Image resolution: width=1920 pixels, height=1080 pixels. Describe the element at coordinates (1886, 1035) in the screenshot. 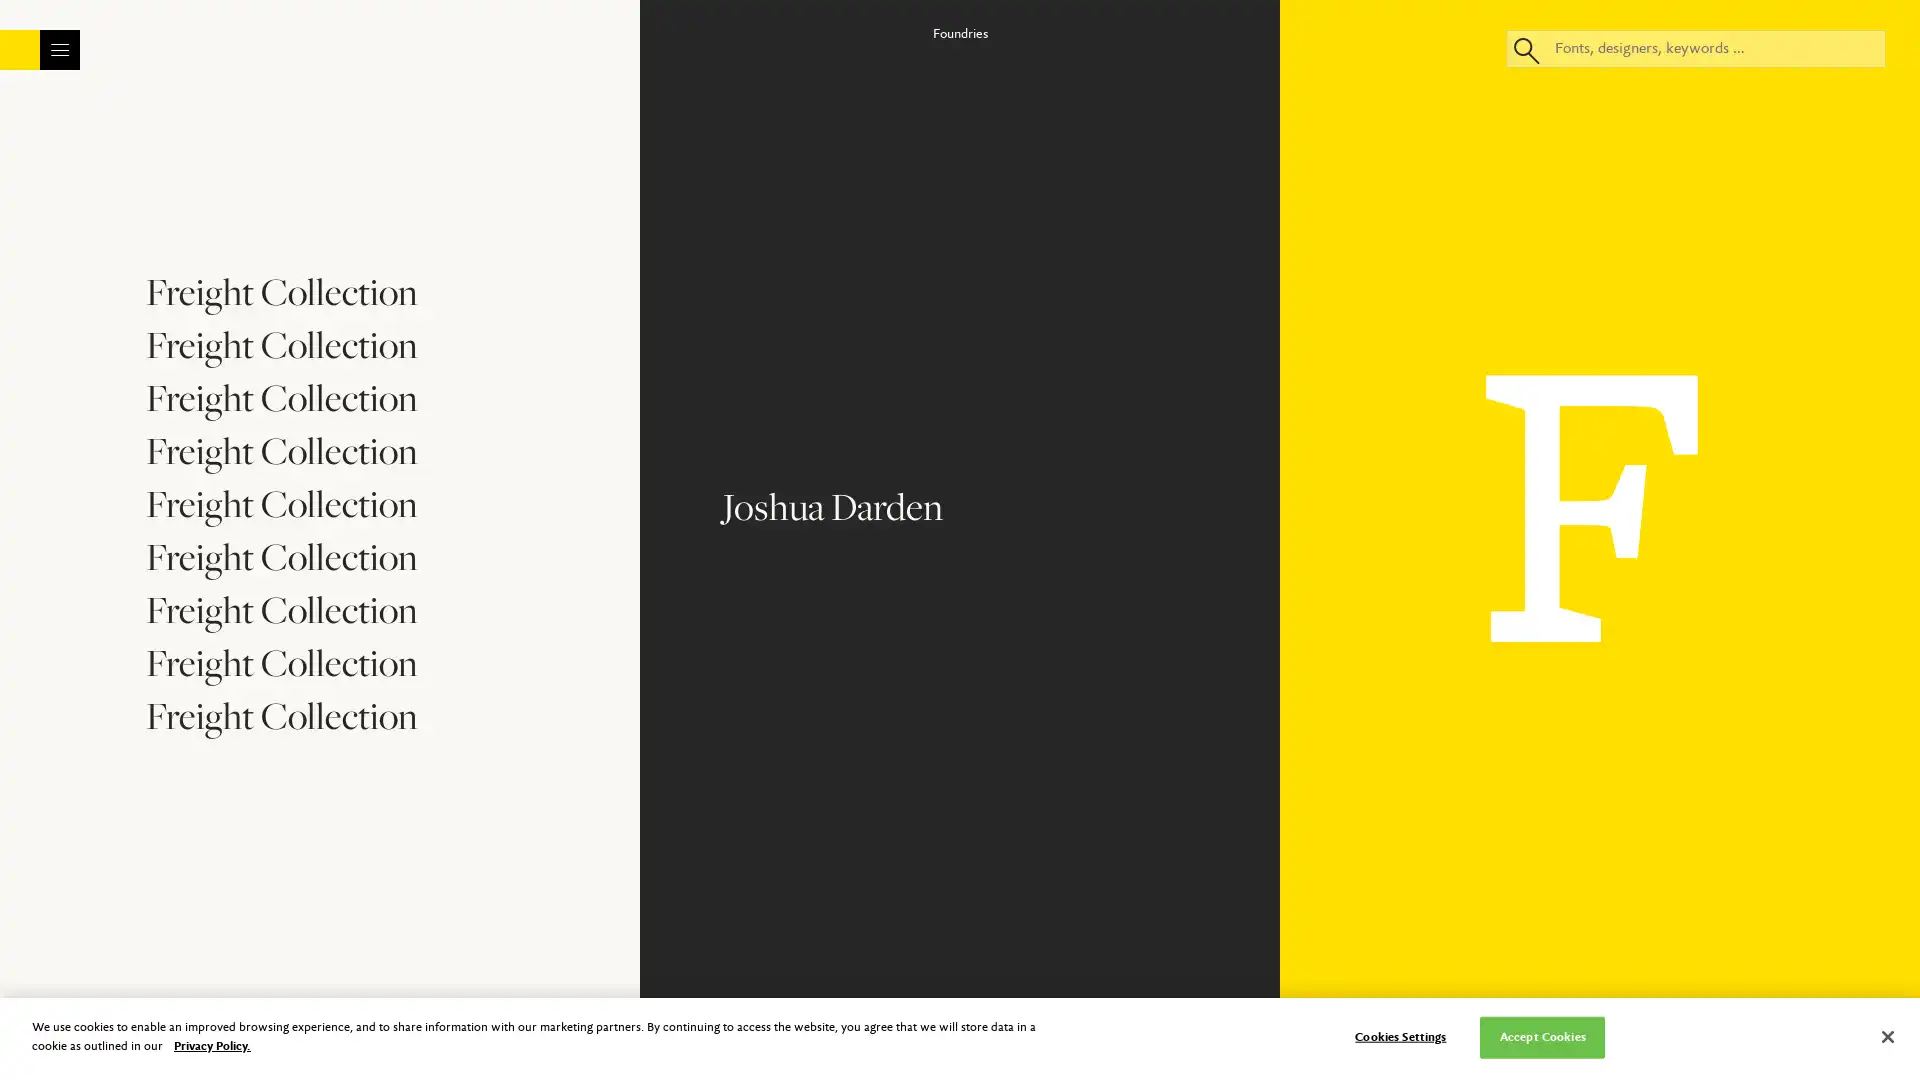

I see `Close` at that location.